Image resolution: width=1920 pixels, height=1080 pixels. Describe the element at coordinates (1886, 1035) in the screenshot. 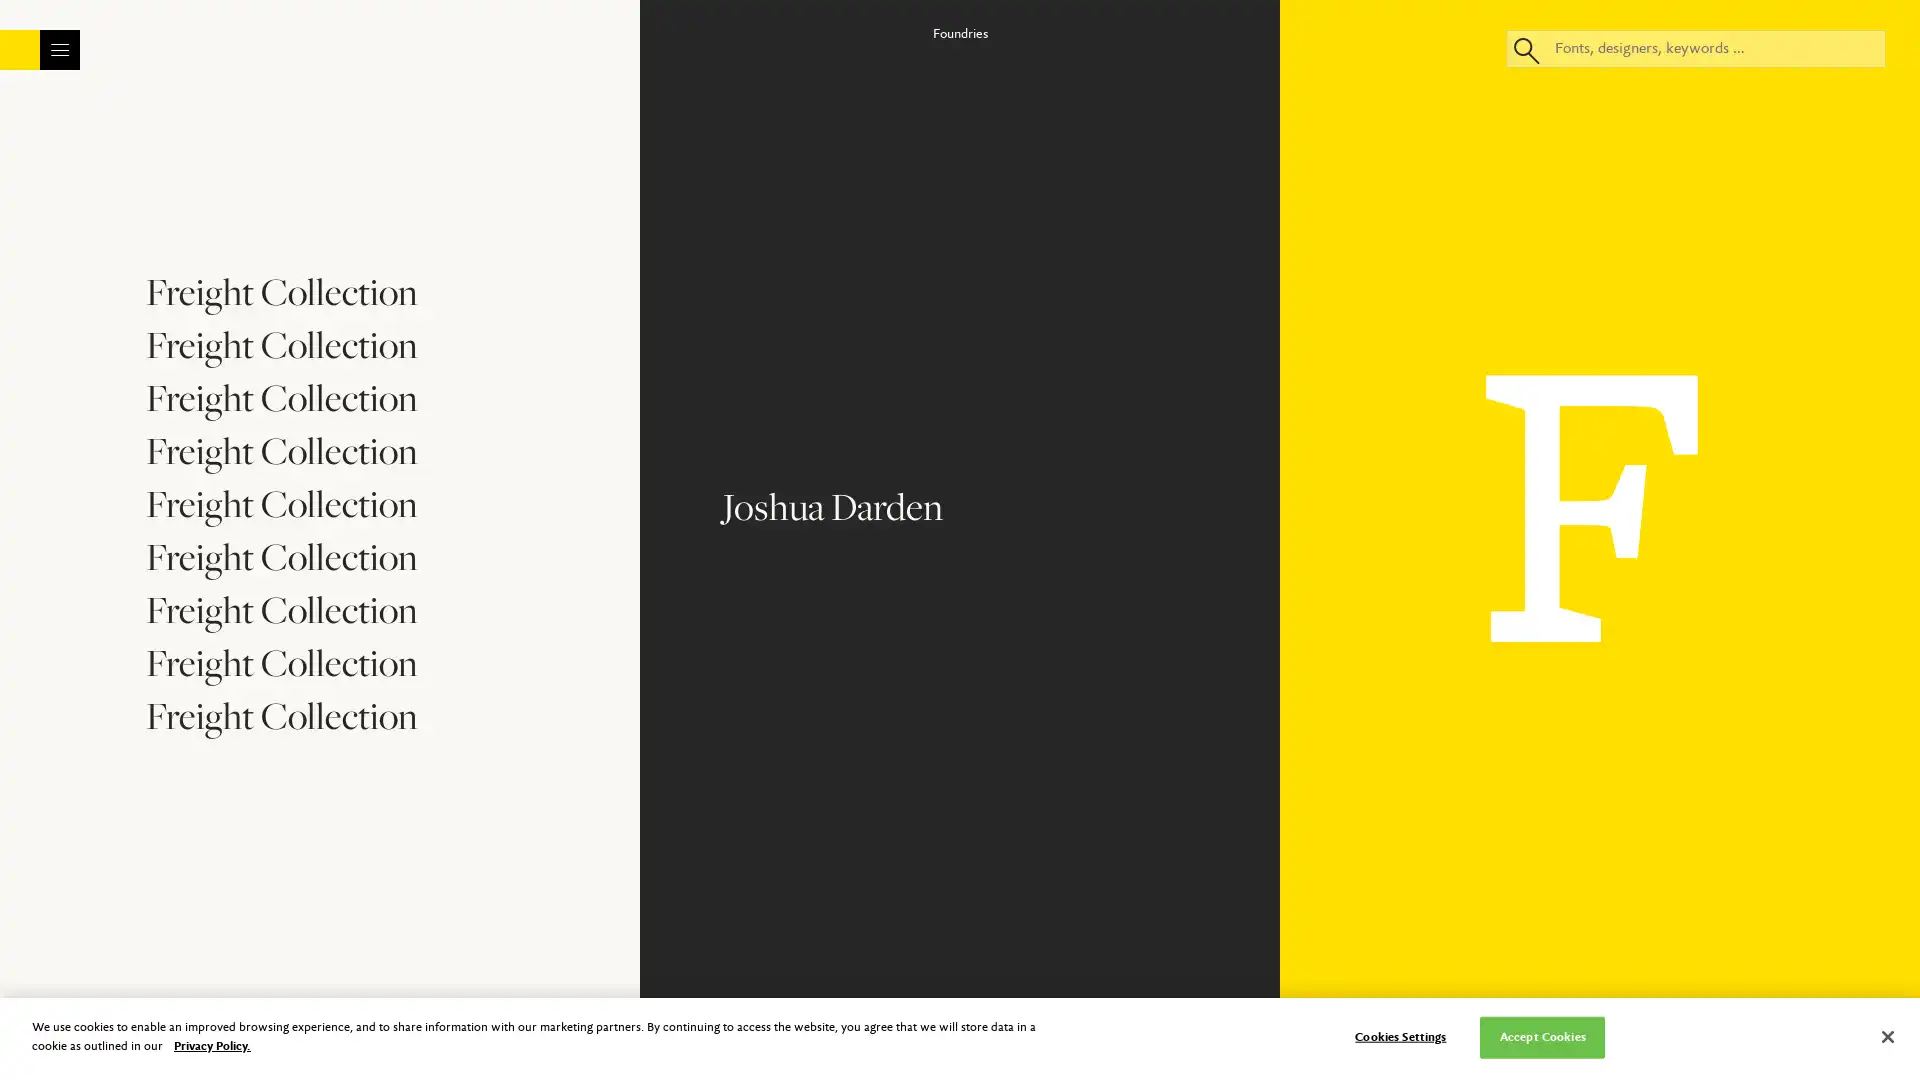

I see `Close` at that location.